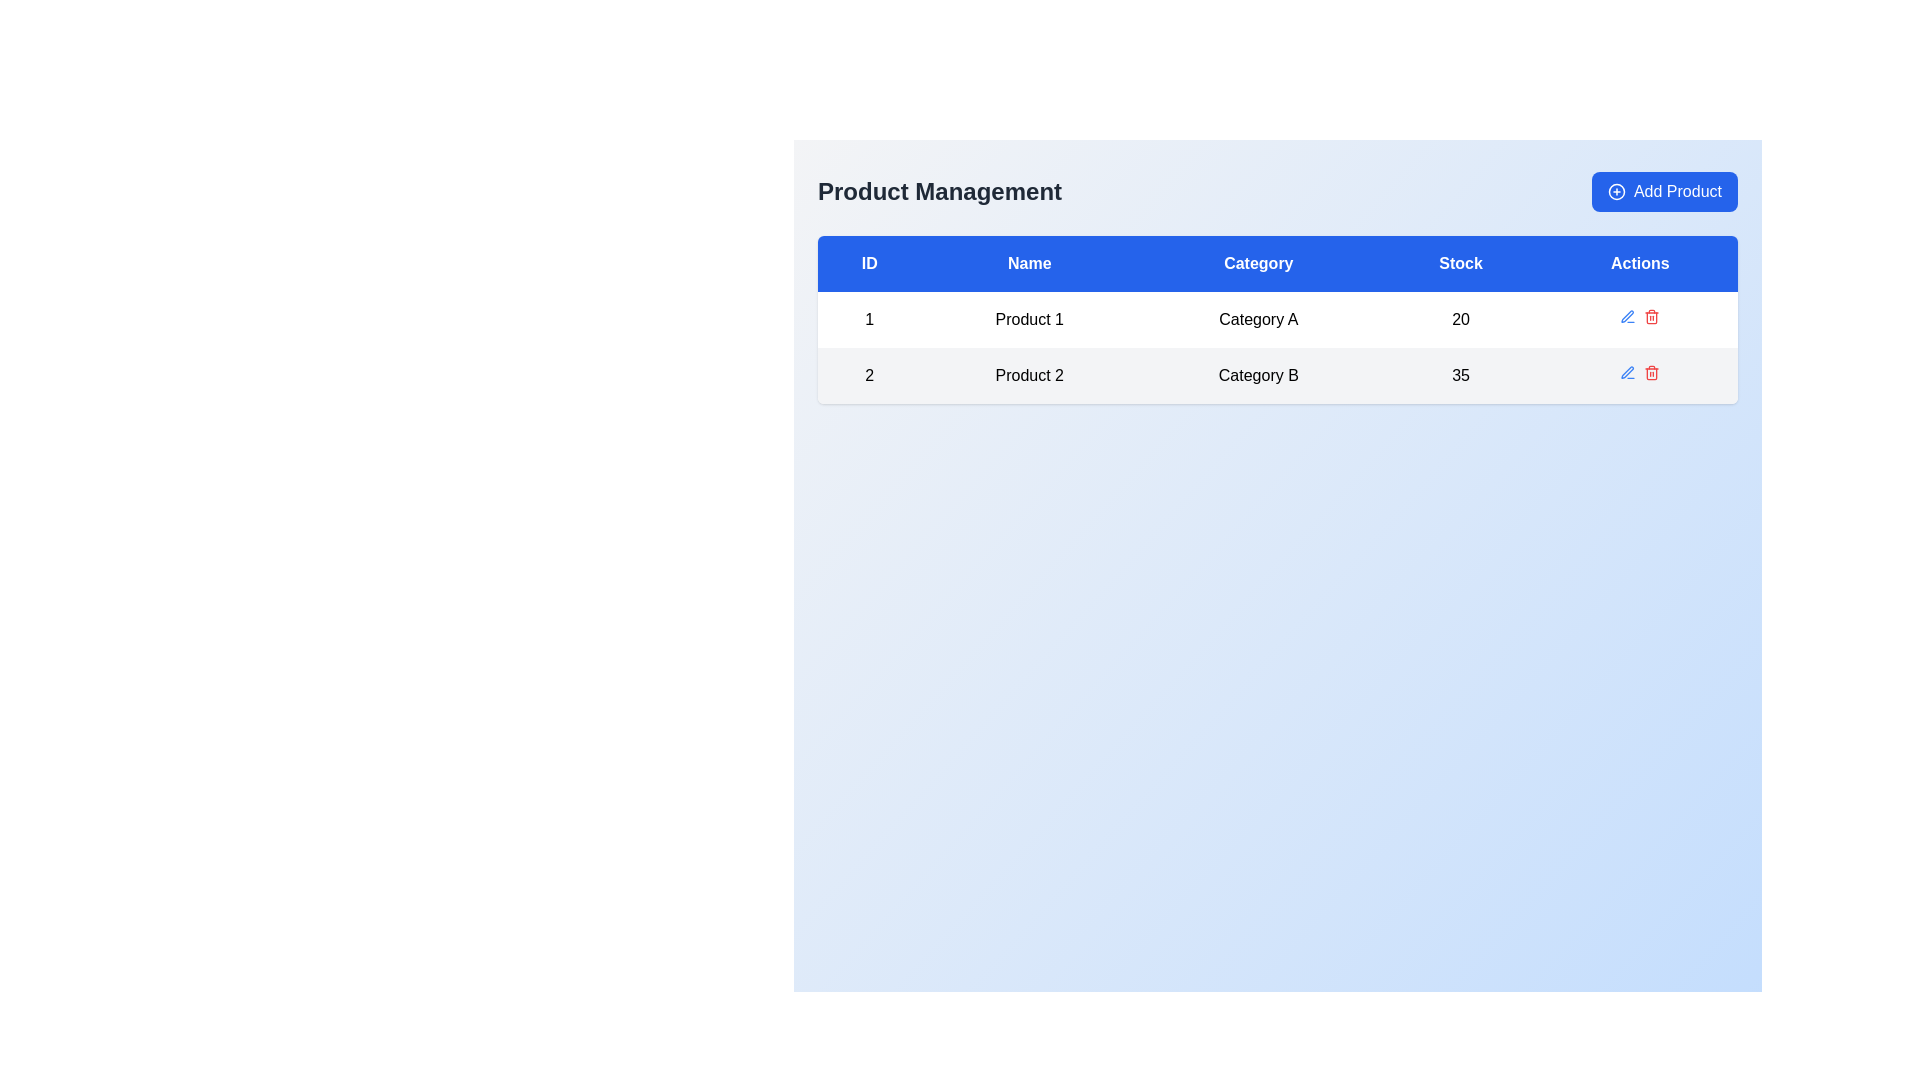 The image size is (1920, 1080). I want to click on the 'Add Product' button located at the top-right corner of the interface, so click(1665, 192).